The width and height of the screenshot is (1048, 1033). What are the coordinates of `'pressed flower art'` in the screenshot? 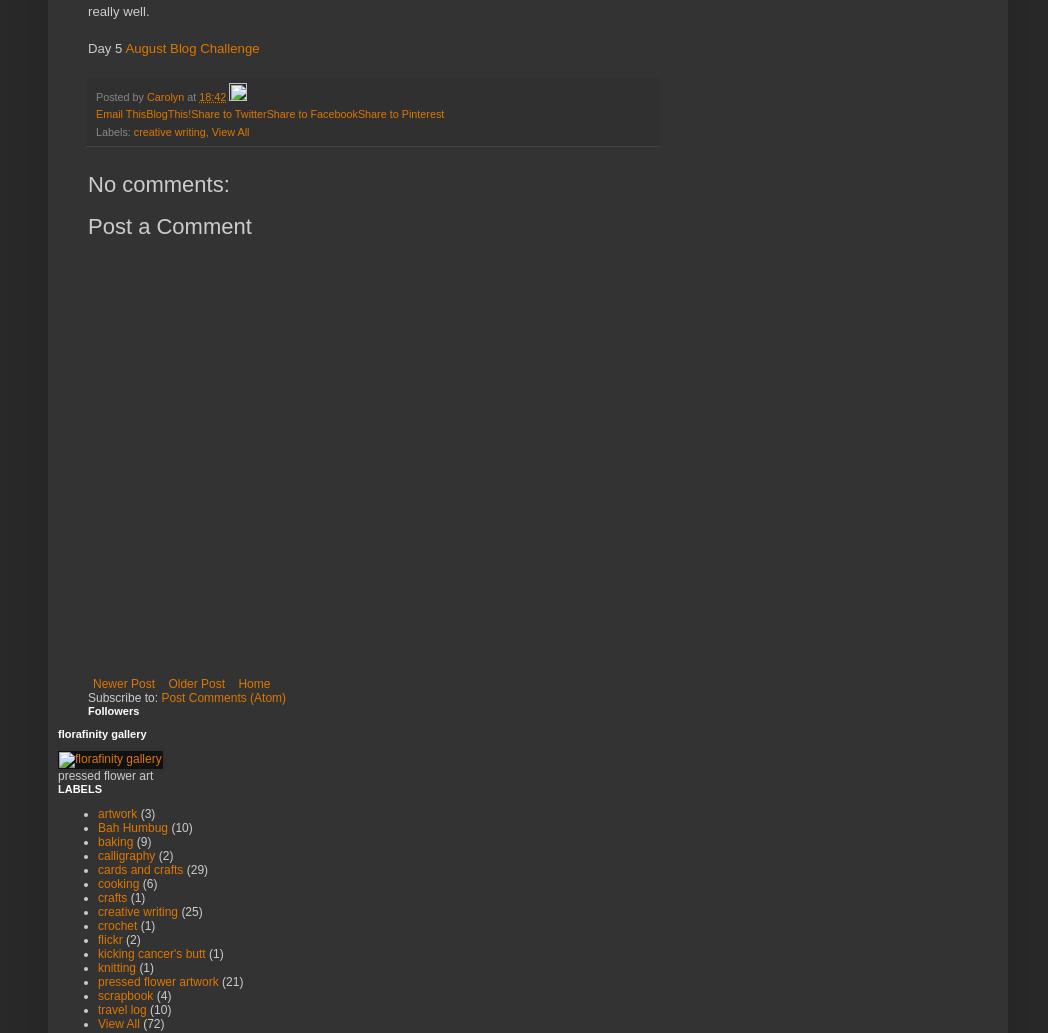 It's located at (104, 775).